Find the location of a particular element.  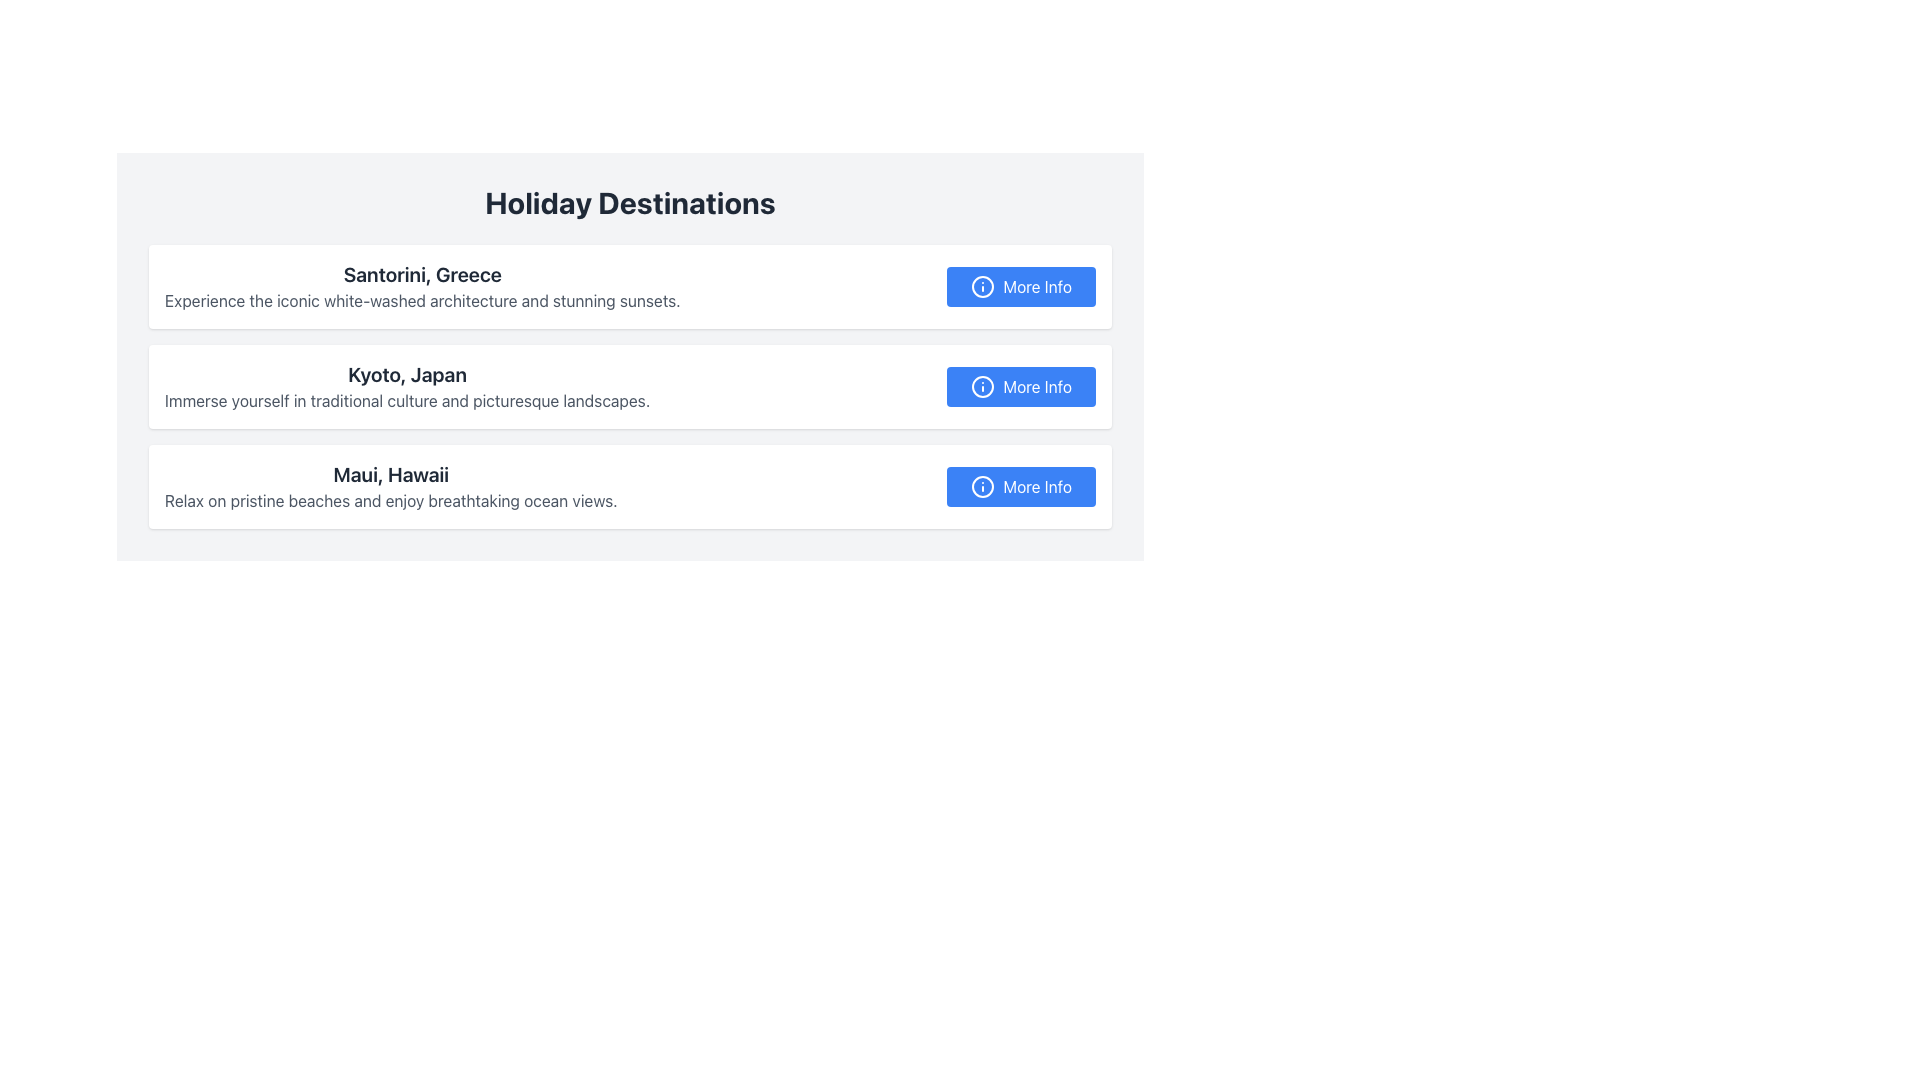

the text block displaying 'Kyoto, Japan', which includes a bold title and a descriptive phrase, located in the middle section of the holiday destination list is located at coordinates (406, 386).